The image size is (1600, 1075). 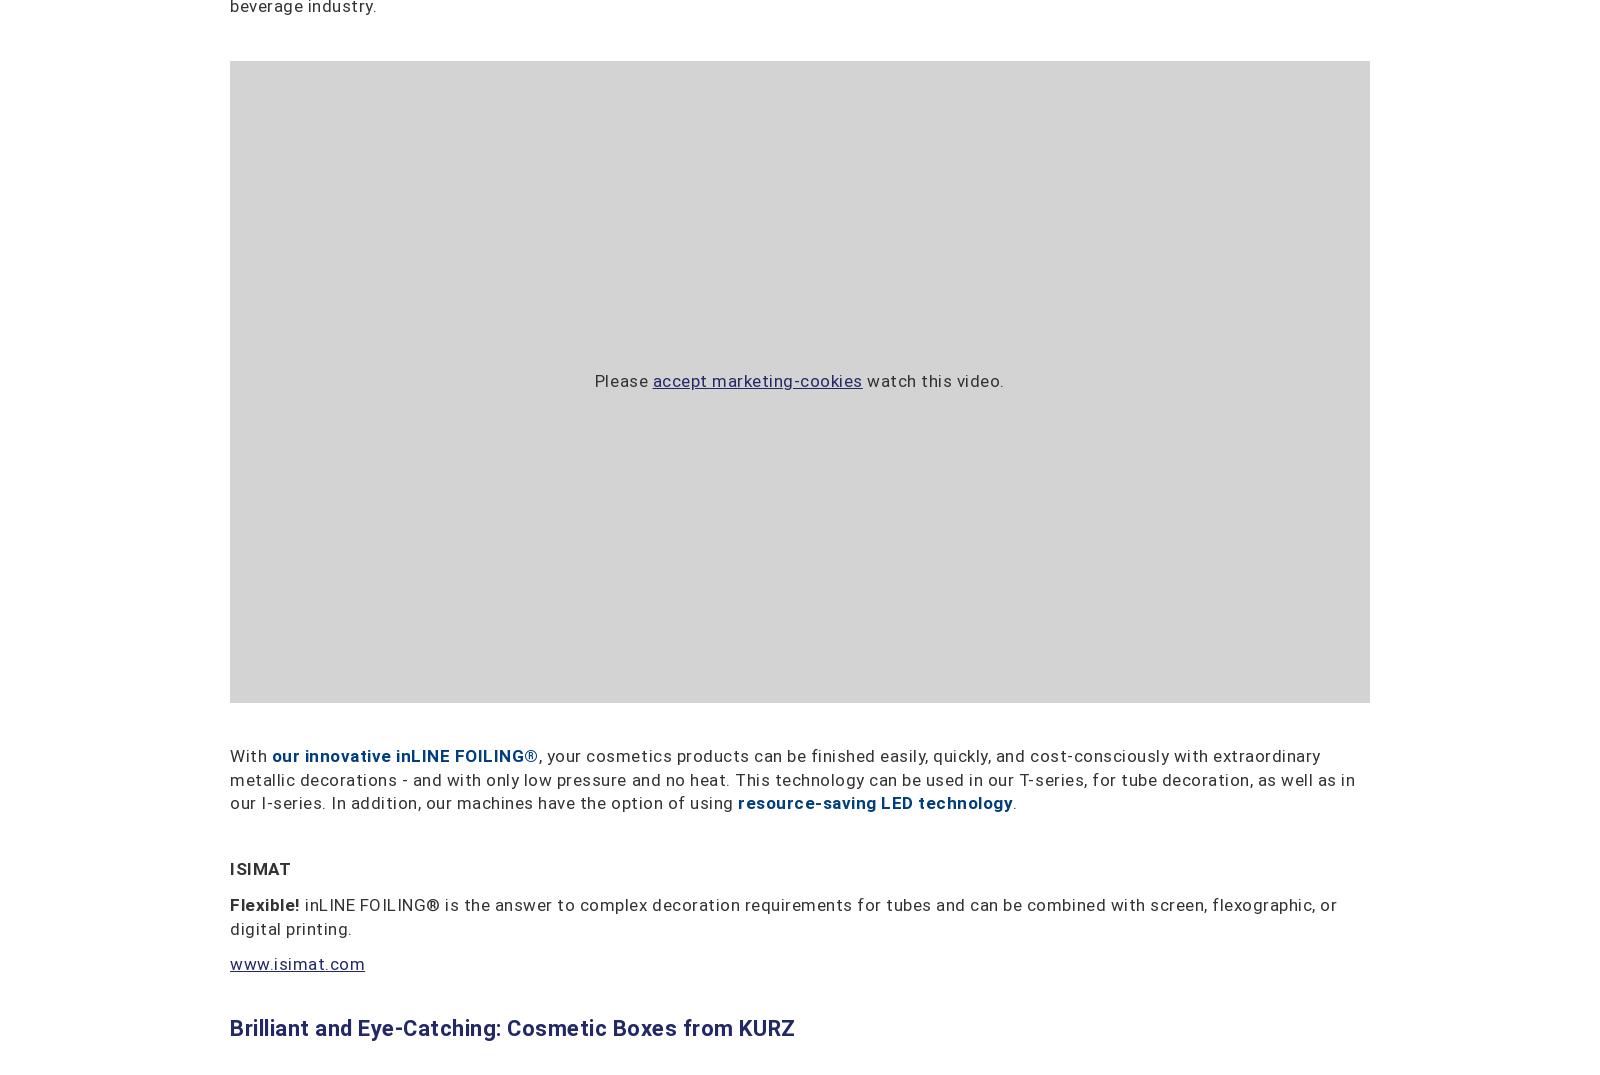 I want to click on 'resource-saving LED technology', so click(x=874, y=802).